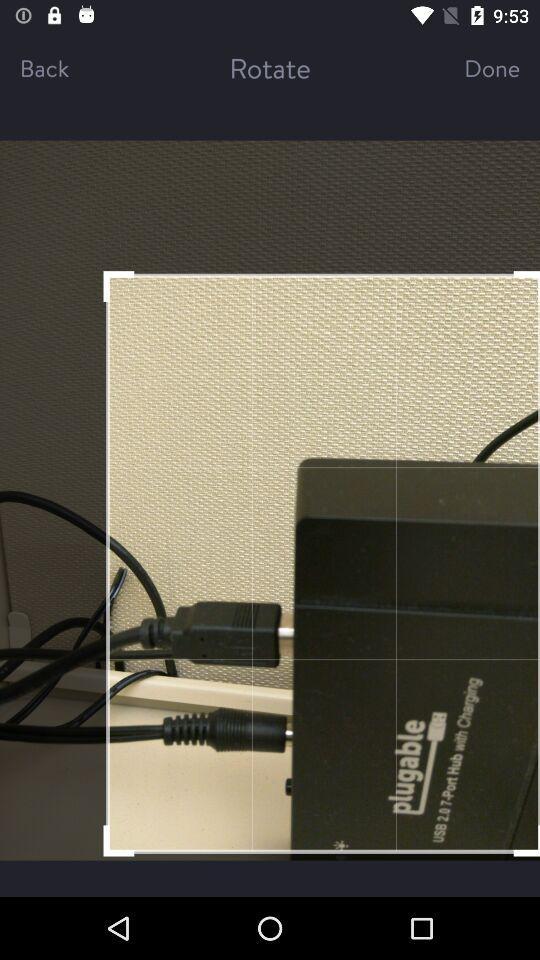 This screenshot has width=540, height=960. I want to click on the rotate, so click(270, 67).